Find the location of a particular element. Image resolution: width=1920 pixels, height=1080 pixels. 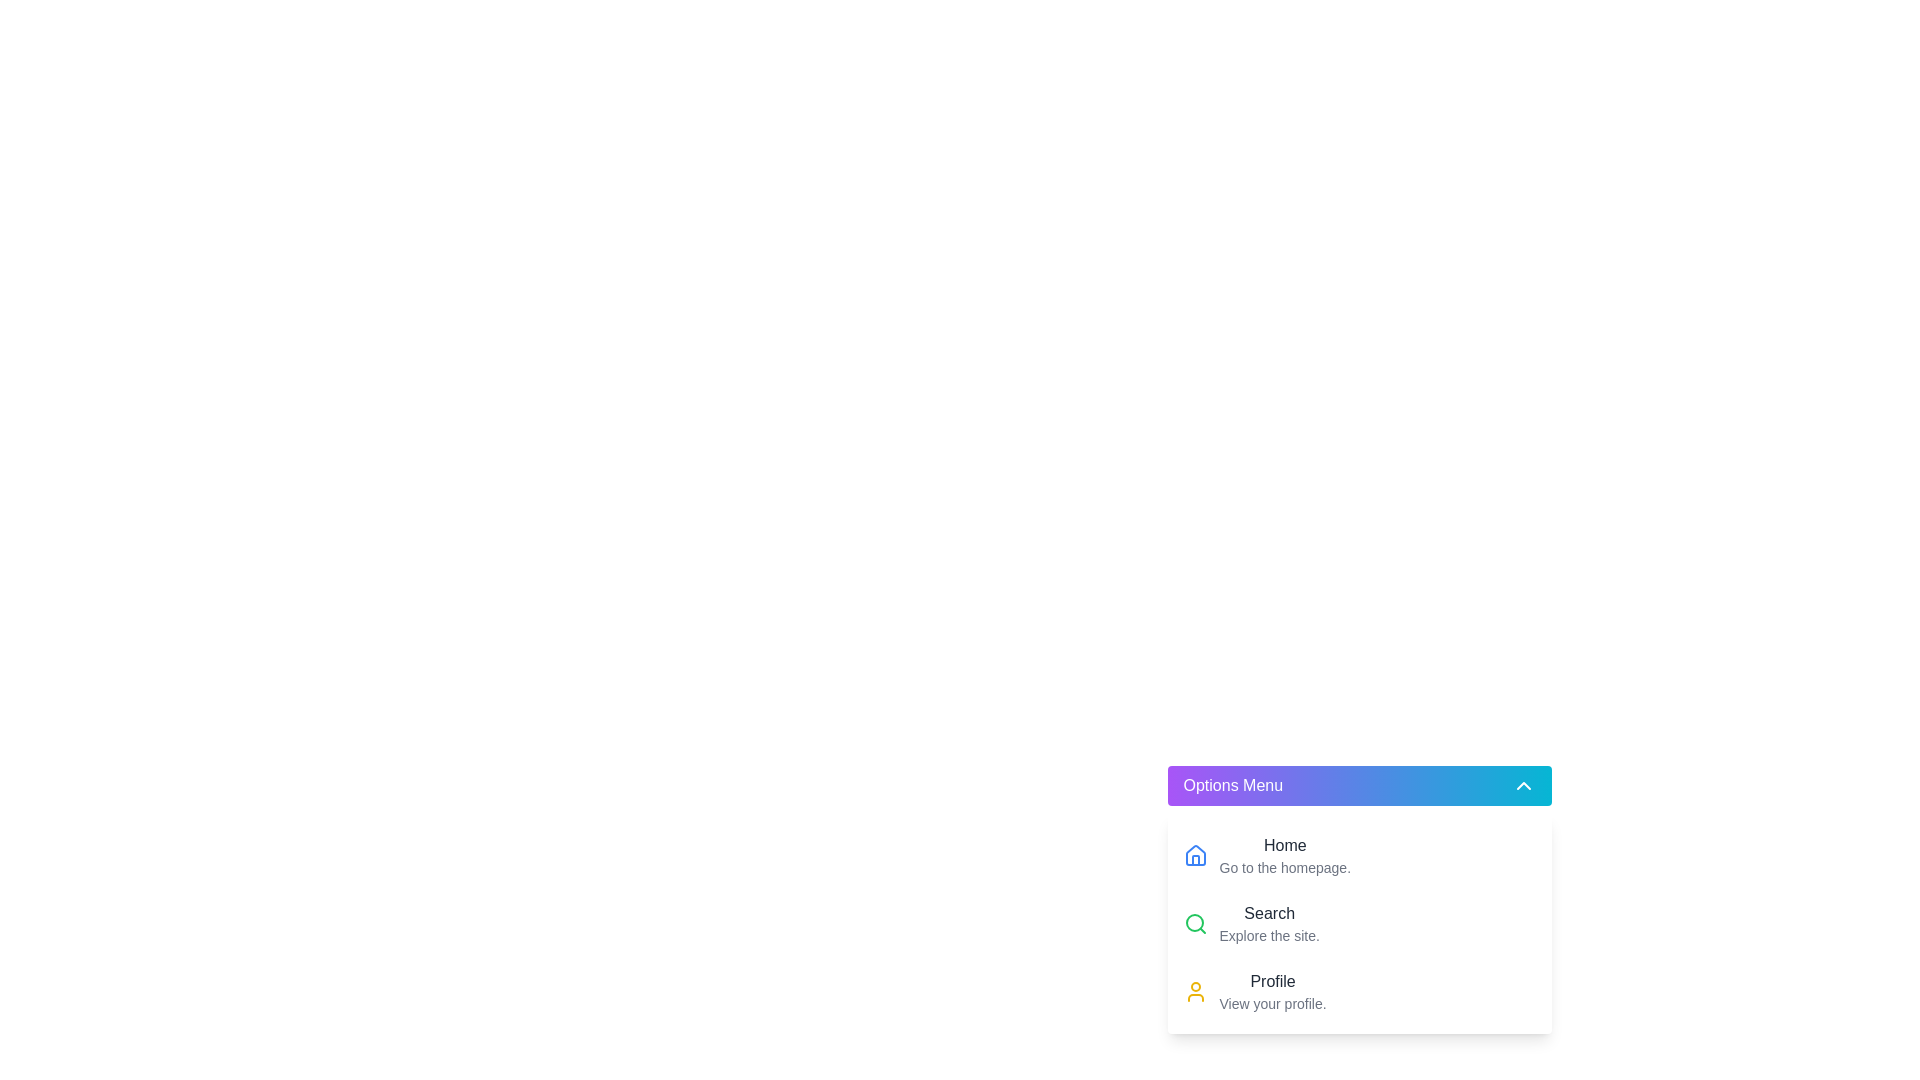

the 'Profile' text block located is located at coordinates (1272, 991).